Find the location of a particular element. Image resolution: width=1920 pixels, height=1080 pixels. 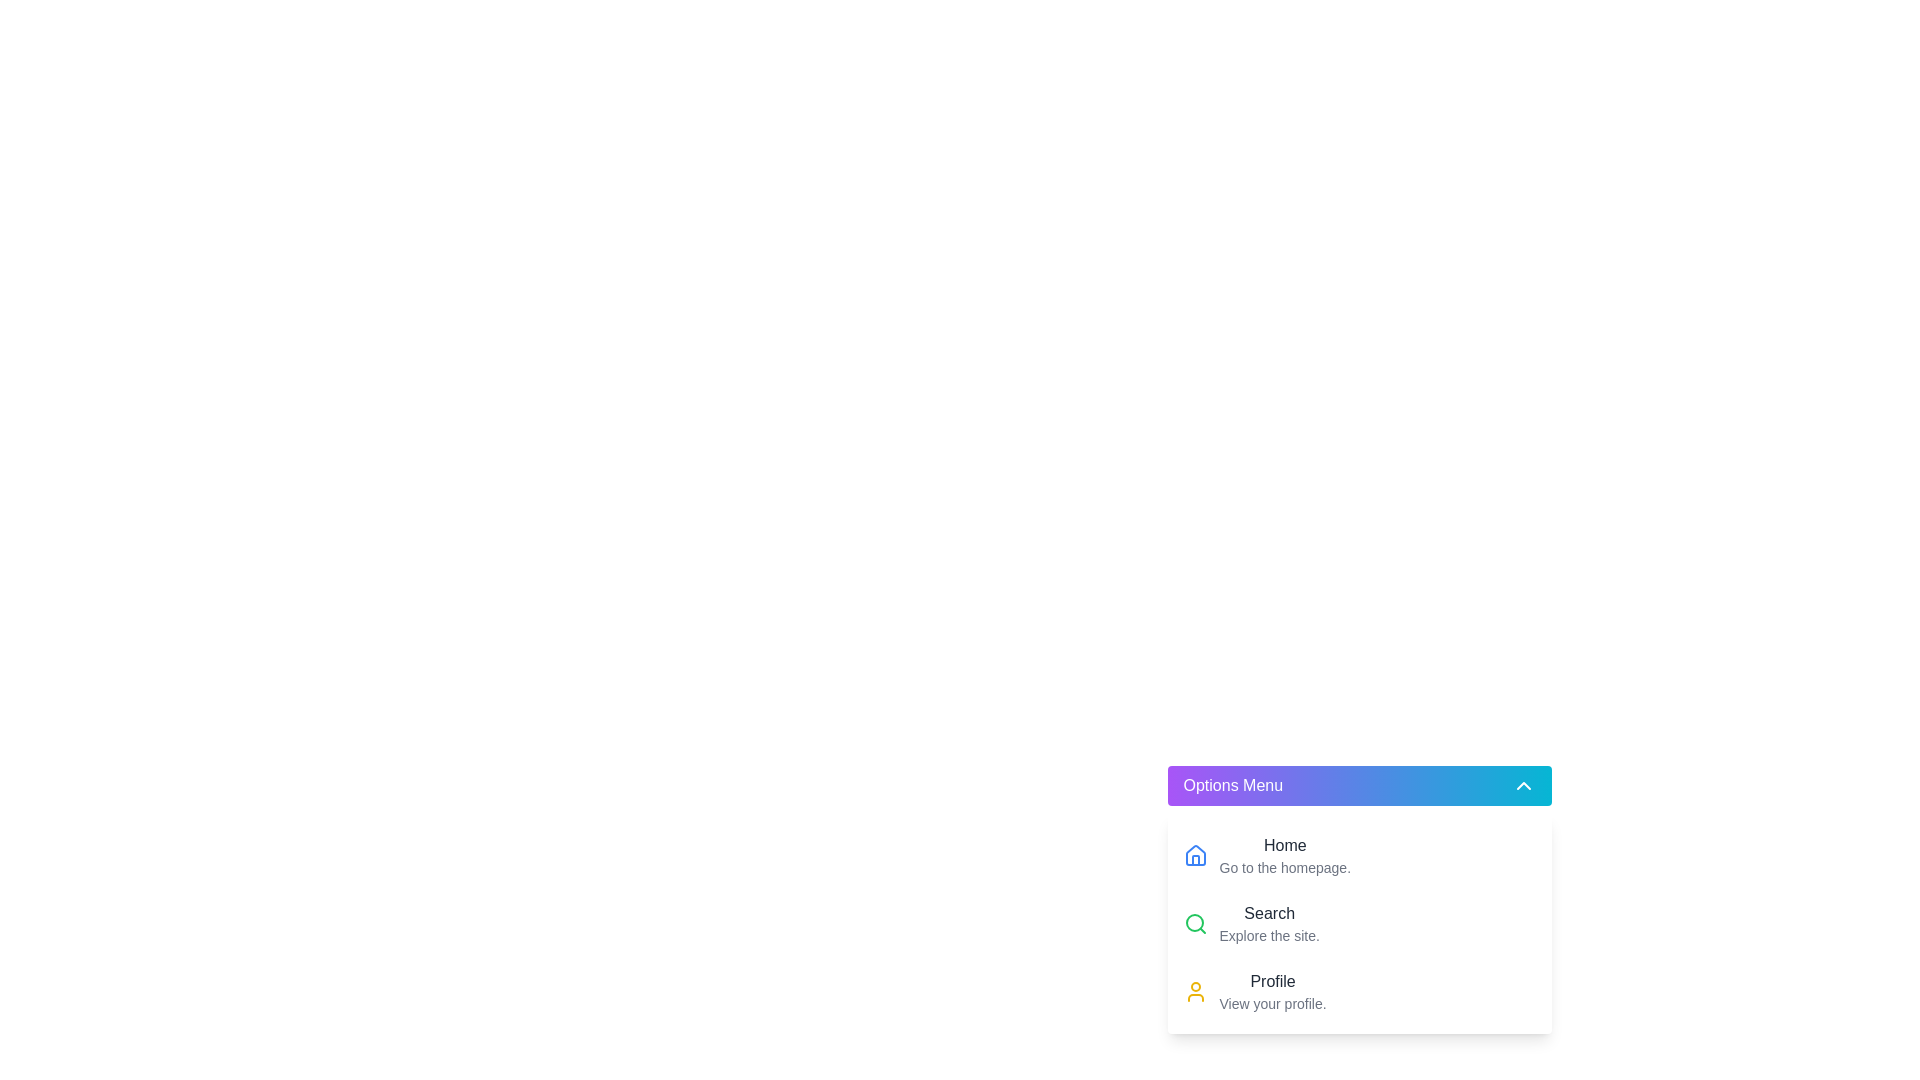

the 'Profile' text block located is located at coordinates (1272, 991).